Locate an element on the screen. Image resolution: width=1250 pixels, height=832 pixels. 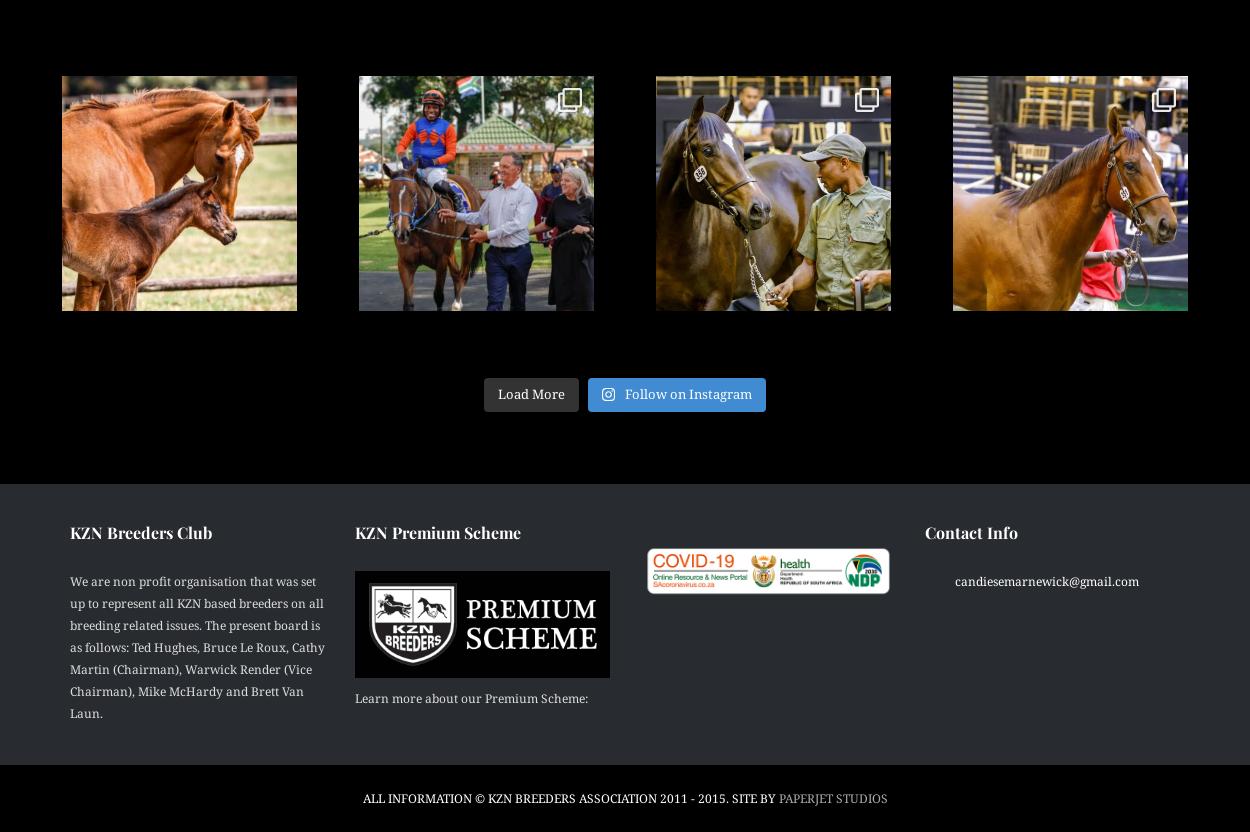
'All Information © KZN Breeders Association 2011 - 2015. Site by' is located at coordinates (569, 797).